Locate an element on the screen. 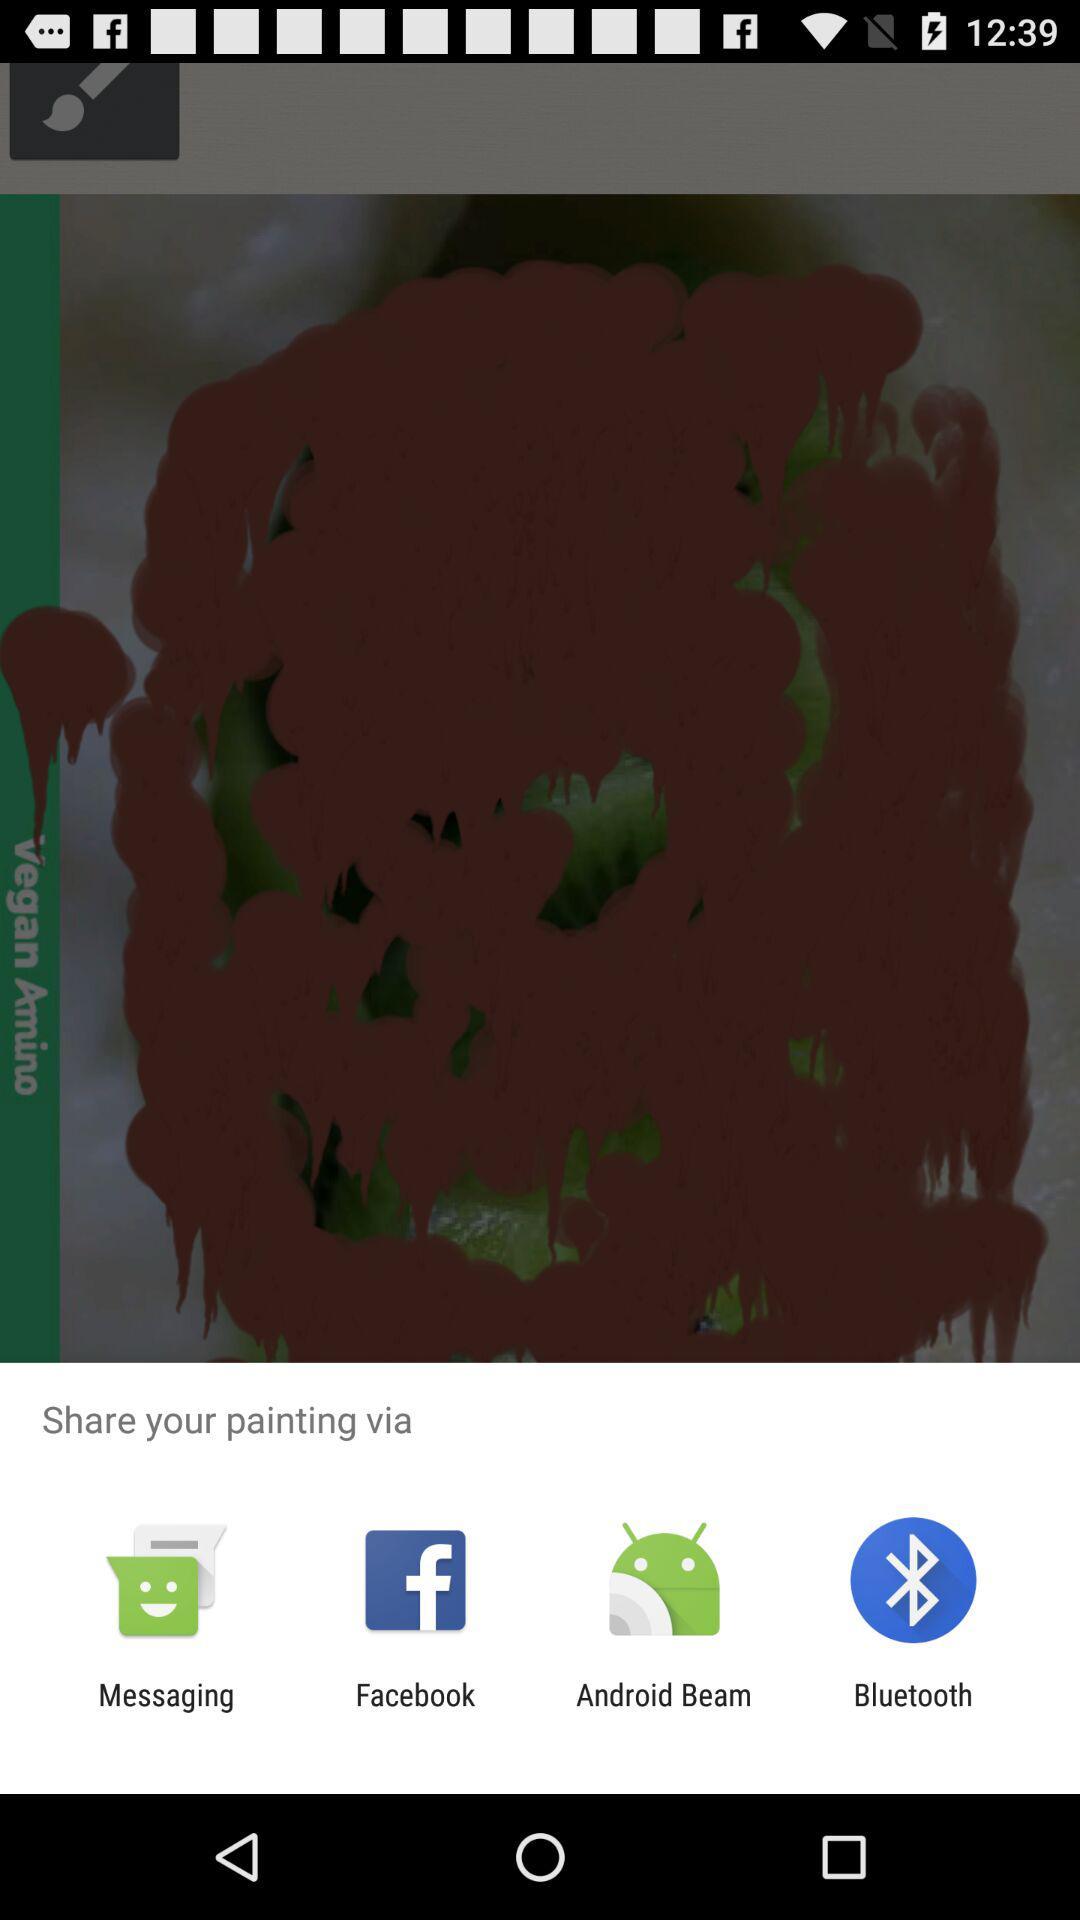 Image resolution: width=1080 pixels, height=1920 pixels. icon to the left of the facebook icon is located at coordinates (165, 1711).